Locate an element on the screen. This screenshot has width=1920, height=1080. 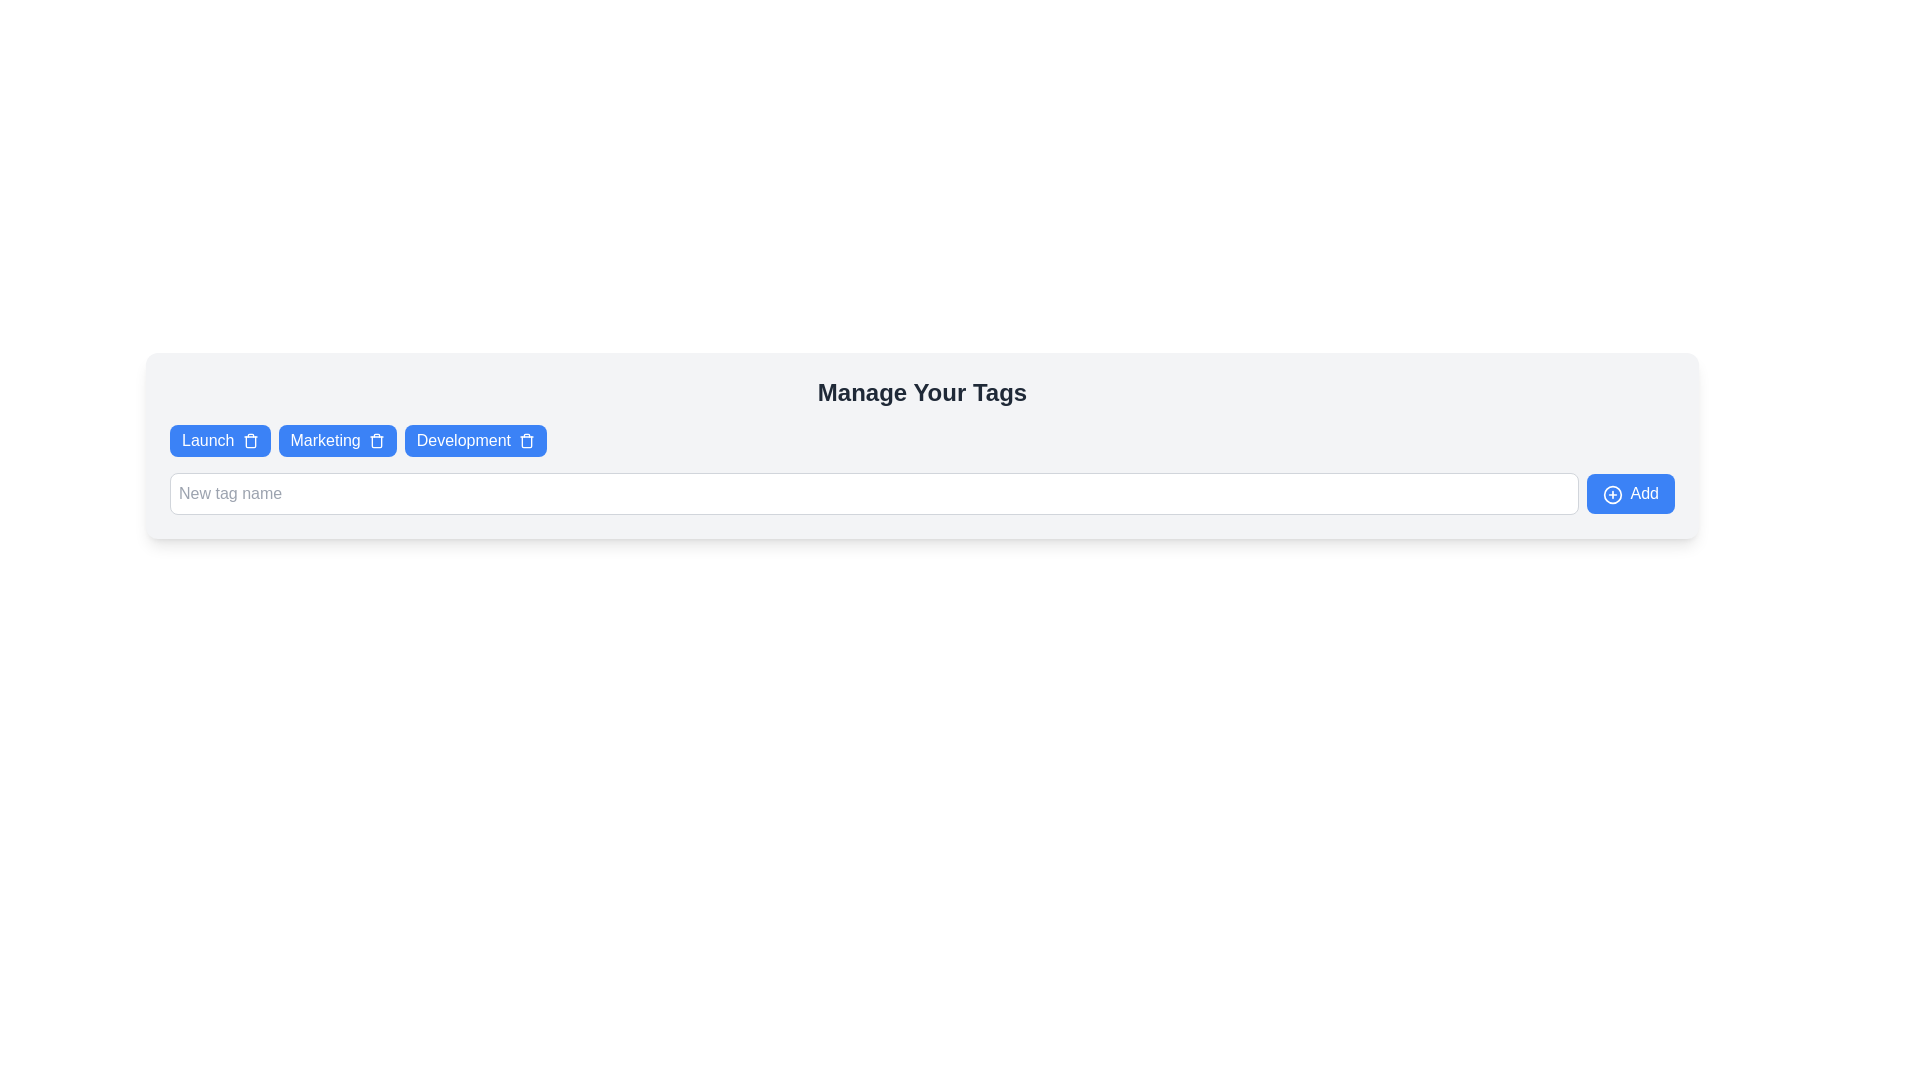
the delete icon button associated with the 'Development' tag is located at coordinates (527, 439).